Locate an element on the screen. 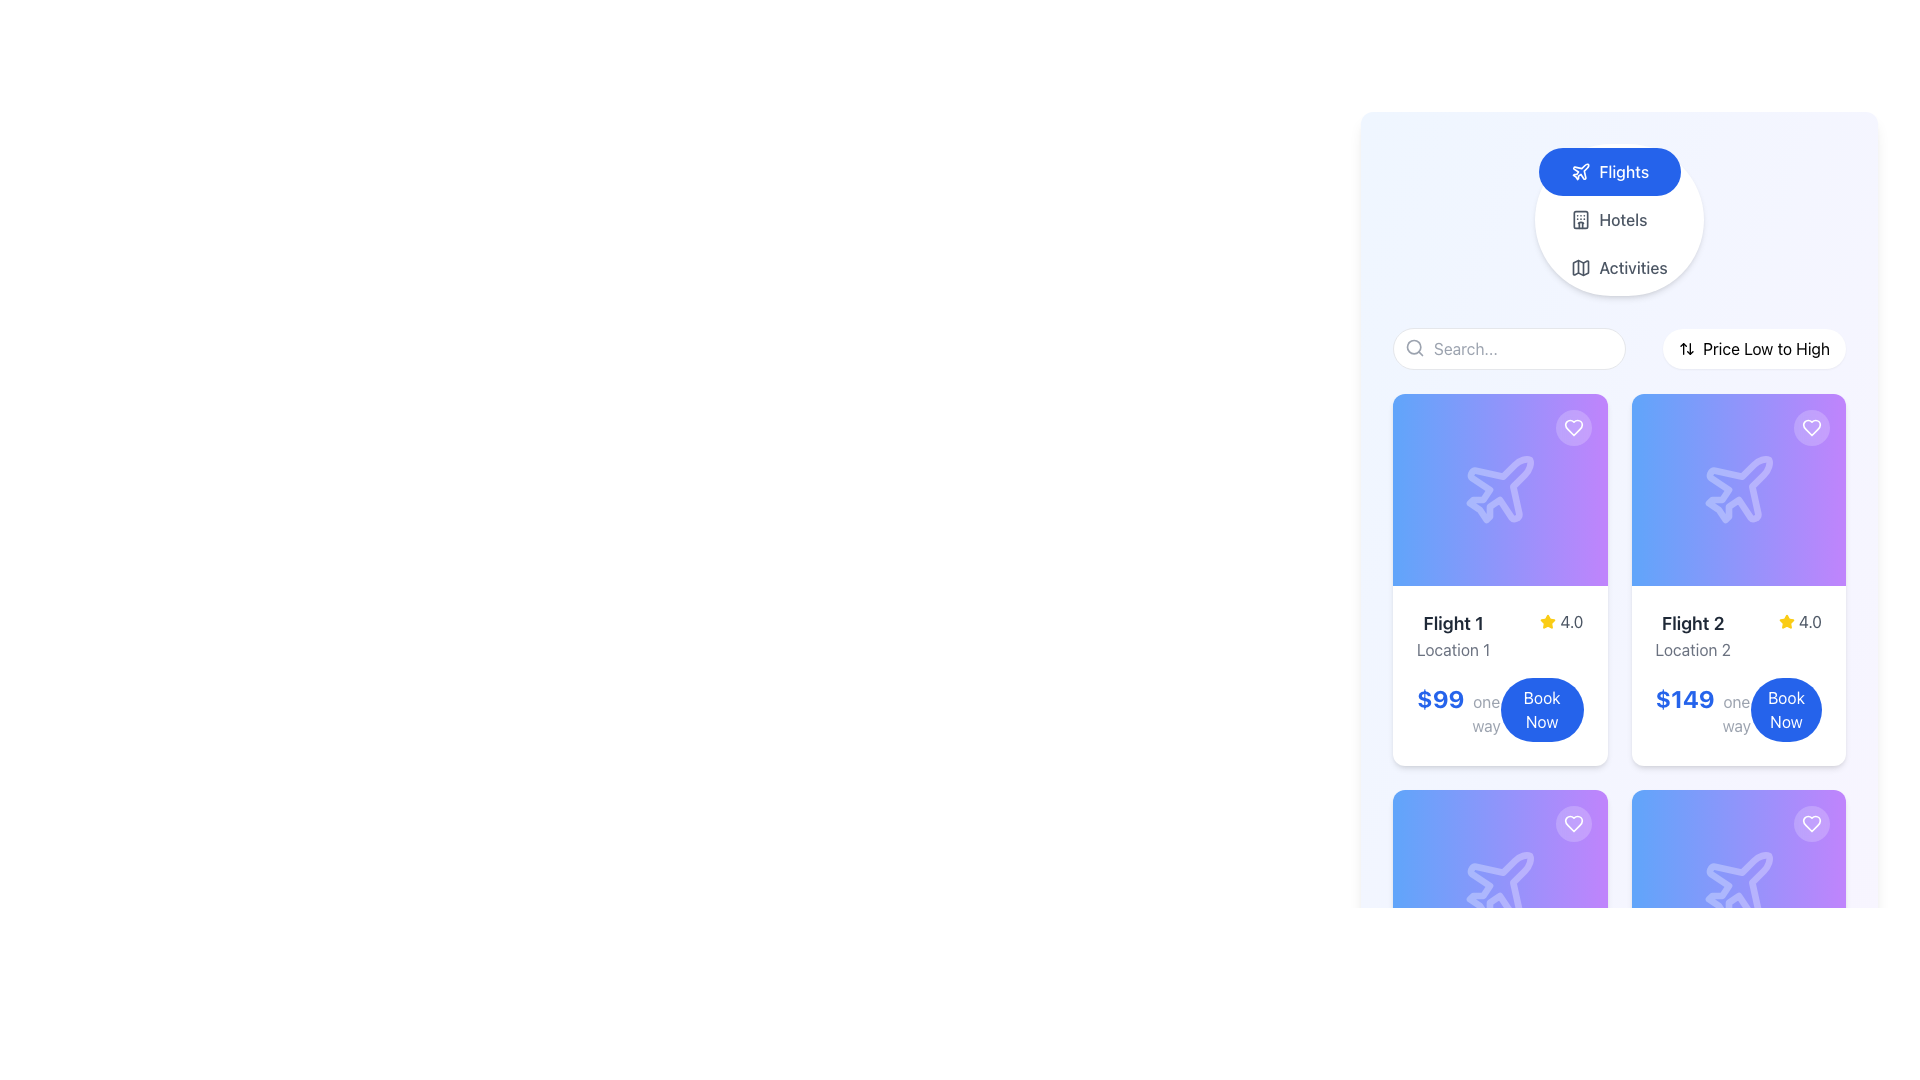 The height and width of the screenshot is (1080, 1920). the price and type display component for the one way flight, located under the 'Flight 2' title in the second column of the grid layout is located at coordinates (1702, 708).